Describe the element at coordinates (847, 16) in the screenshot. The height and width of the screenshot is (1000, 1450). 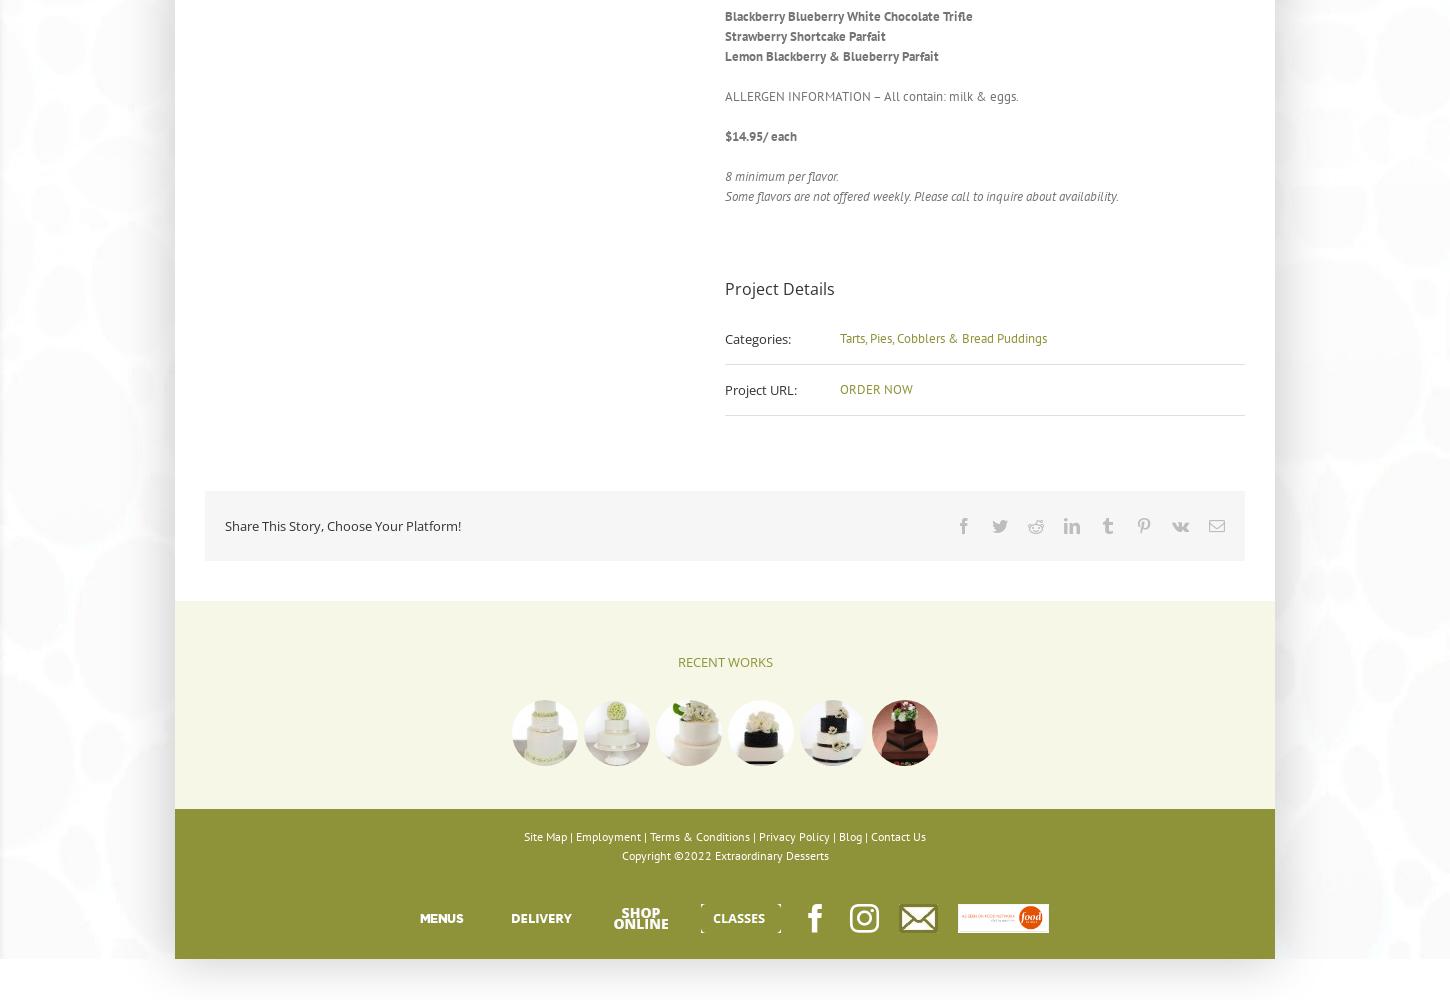
I see `'Blackberry Blueberry White Chocolate Trifle'` at that location.